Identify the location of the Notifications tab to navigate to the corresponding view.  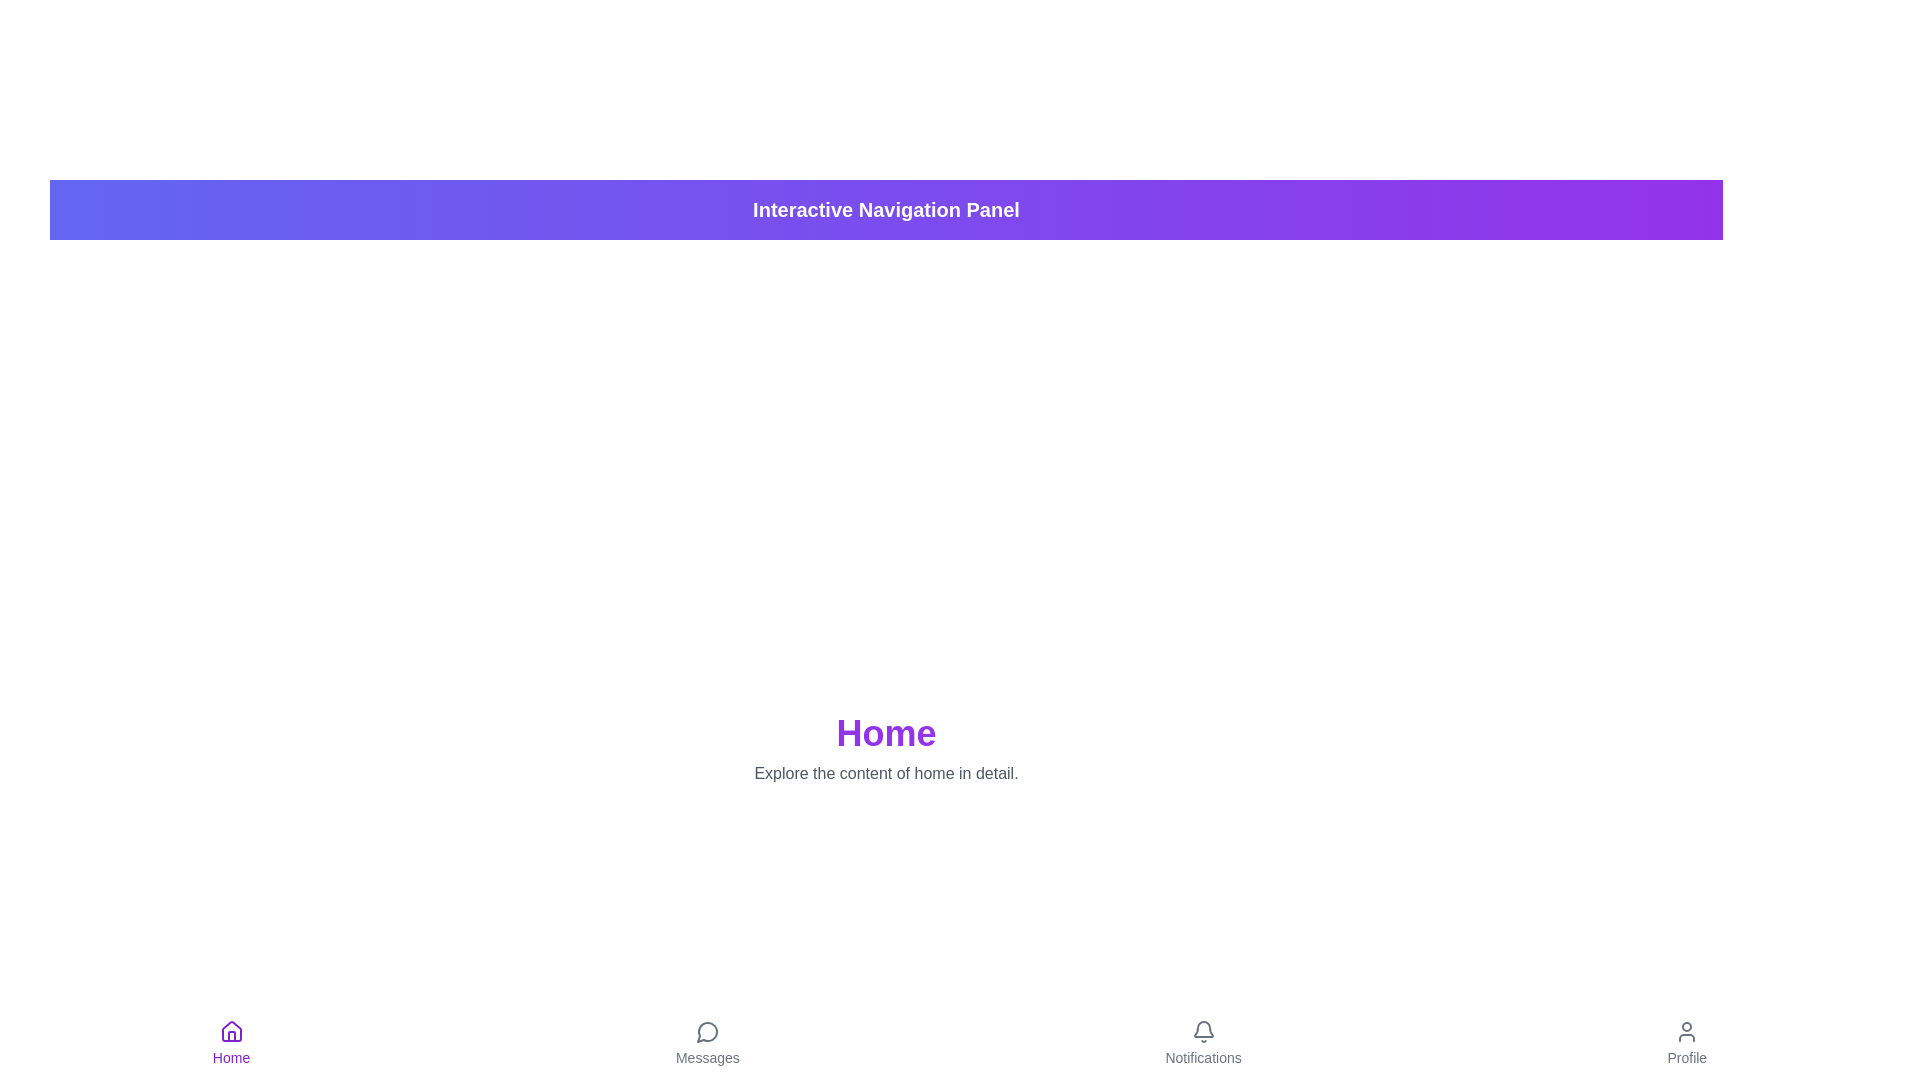
(1202, 1043).